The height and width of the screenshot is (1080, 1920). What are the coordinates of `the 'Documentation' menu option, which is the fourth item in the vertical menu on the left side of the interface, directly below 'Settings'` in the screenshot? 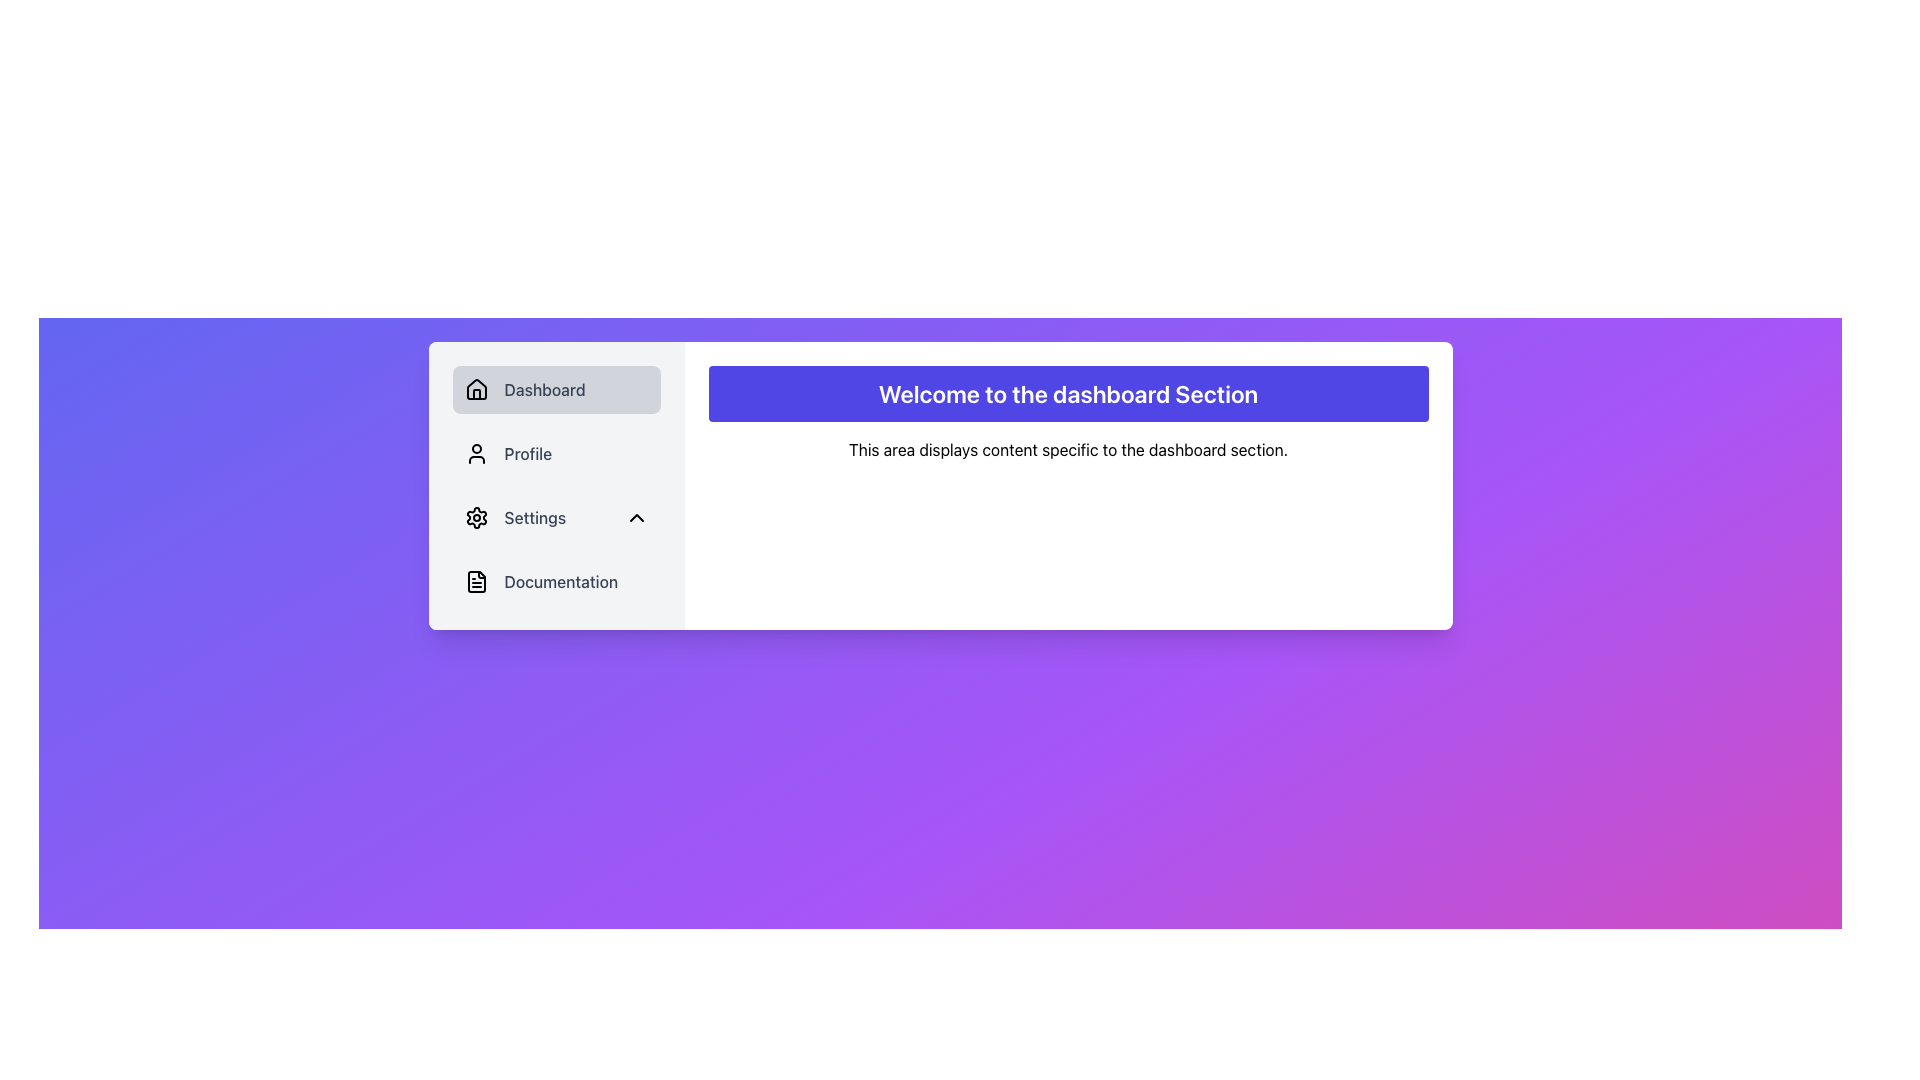 It's located at (556, 582).